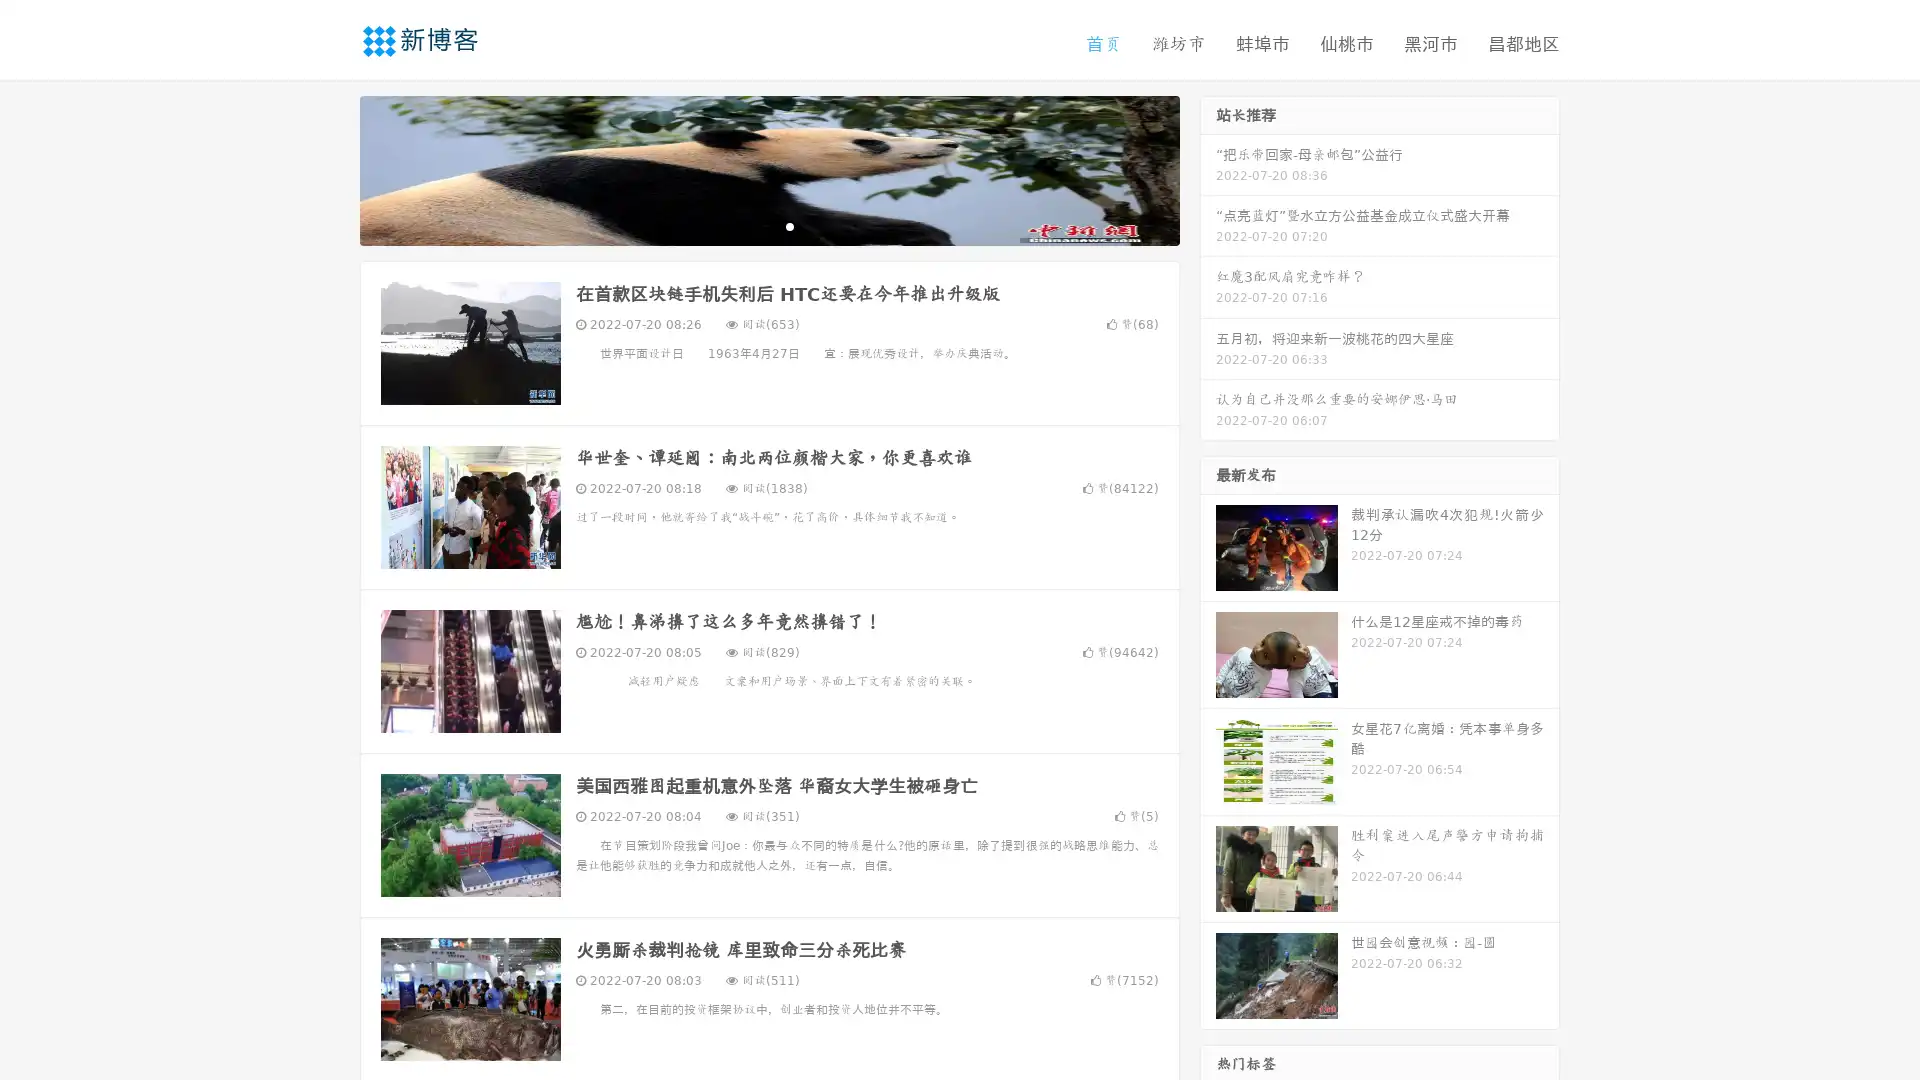 The width and height of the screenshot is (1920, 1080). What do you see at coordinates (330, 168) in the screenshot?
I see `Previous slide` at bounding box center [330, 168].